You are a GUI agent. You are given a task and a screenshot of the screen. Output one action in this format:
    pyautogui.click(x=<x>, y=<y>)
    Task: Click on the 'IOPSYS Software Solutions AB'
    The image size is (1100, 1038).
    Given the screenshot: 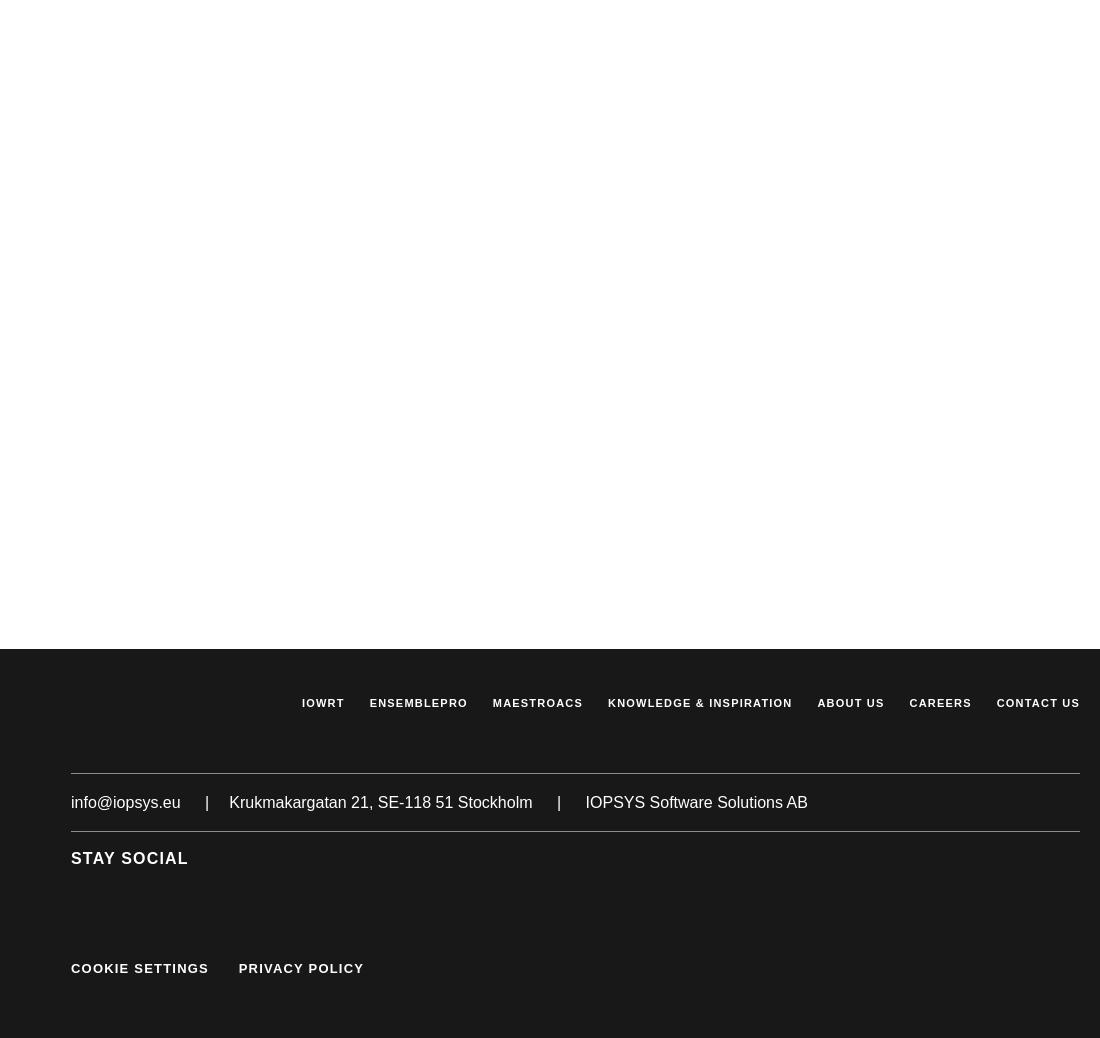 What is the action you would take?
    pyautogui.click(x=694, y=801)
    